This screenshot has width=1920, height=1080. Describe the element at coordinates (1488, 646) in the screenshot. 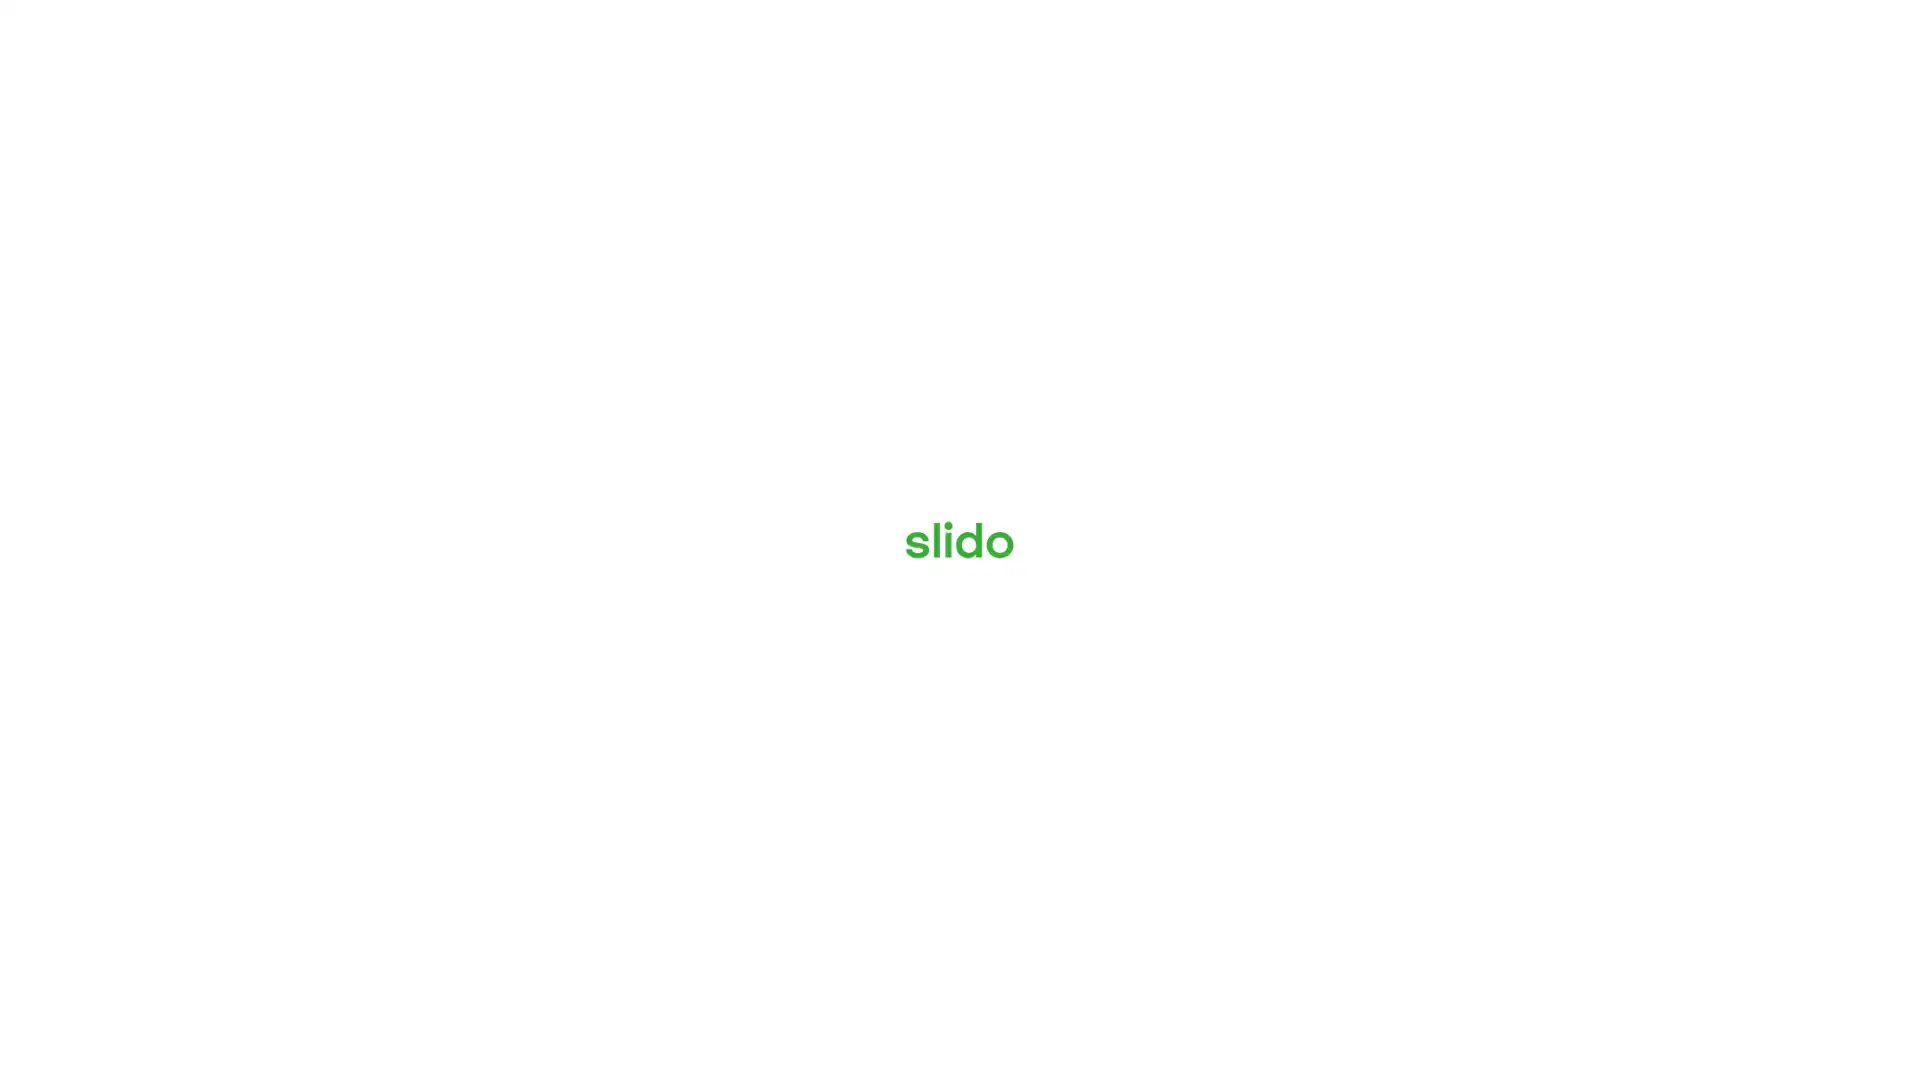

I see `1 reply` at that location.